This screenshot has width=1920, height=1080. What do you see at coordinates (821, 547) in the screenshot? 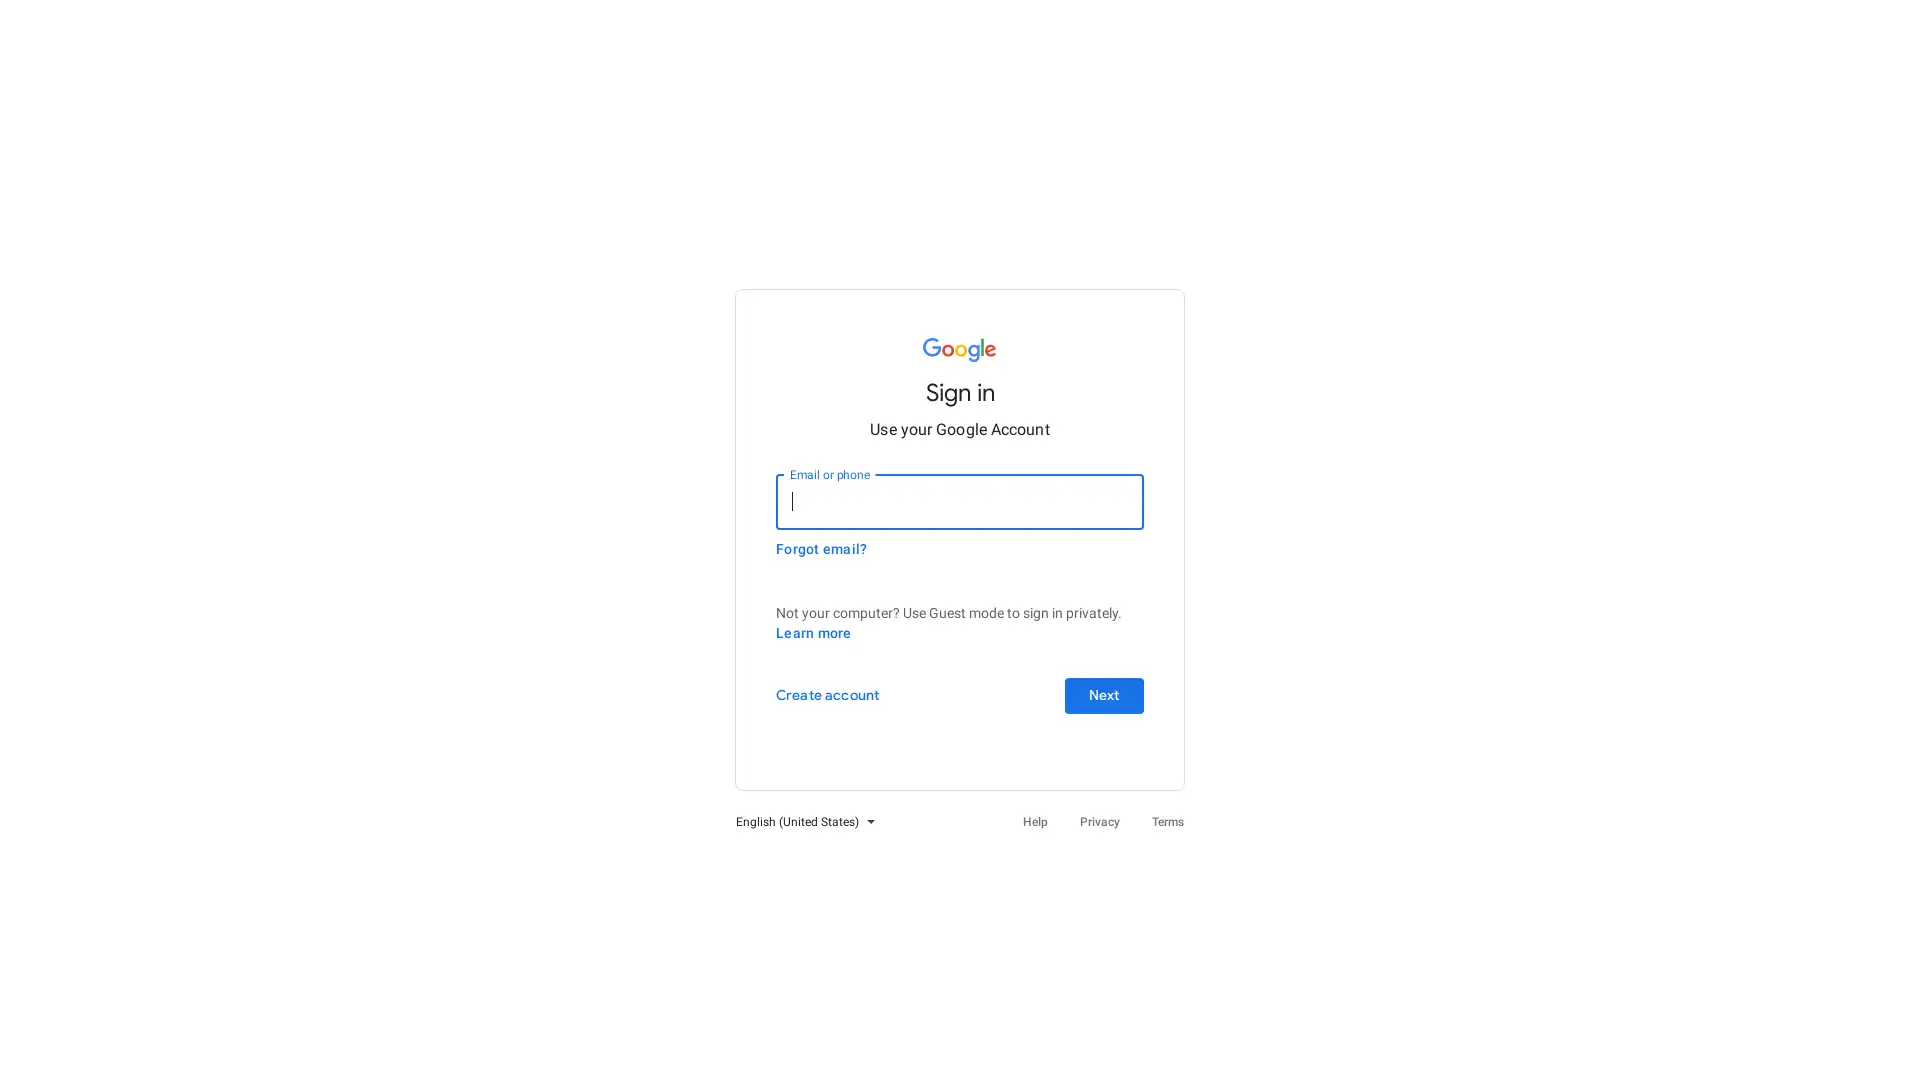
I see `Forgot email?` at bounding box center [821, 547].